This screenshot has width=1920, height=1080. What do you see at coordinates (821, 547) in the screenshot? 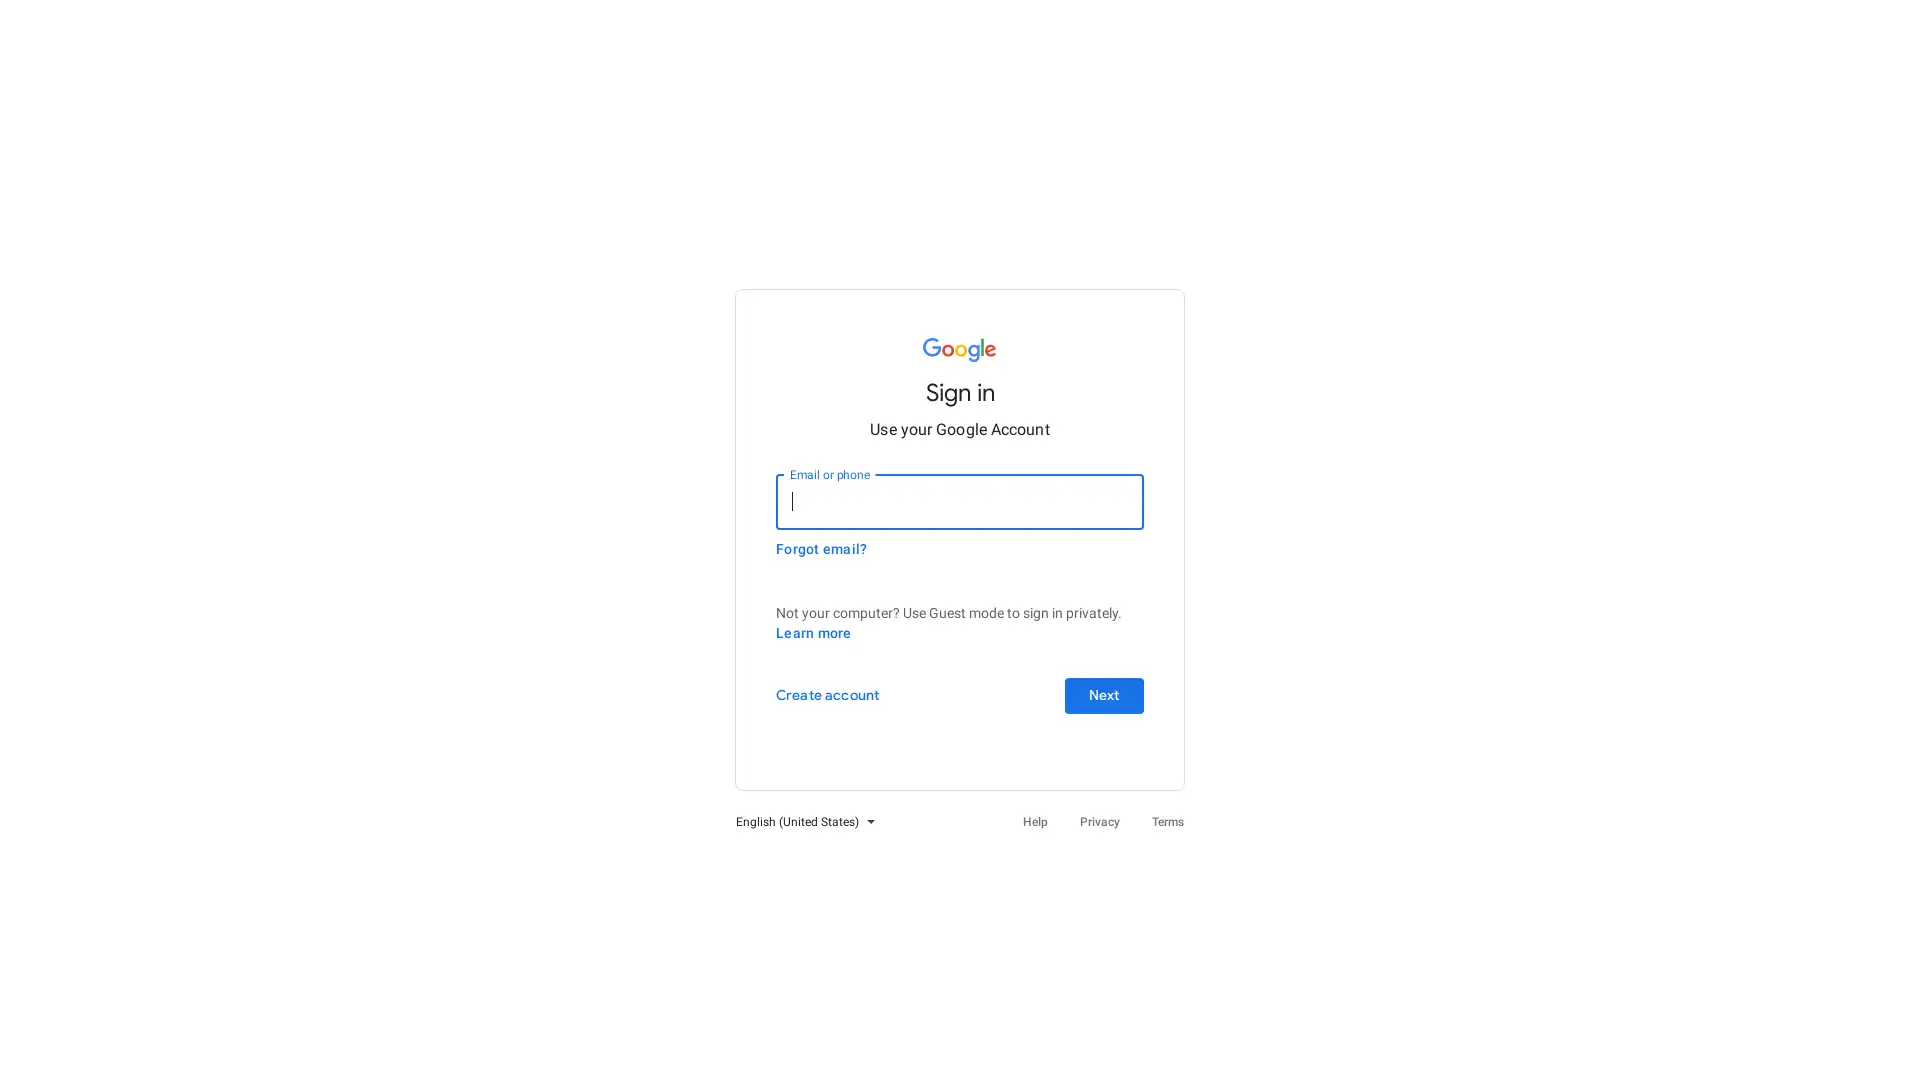
I see `Forgot email?` at bounding box center [821, 547].